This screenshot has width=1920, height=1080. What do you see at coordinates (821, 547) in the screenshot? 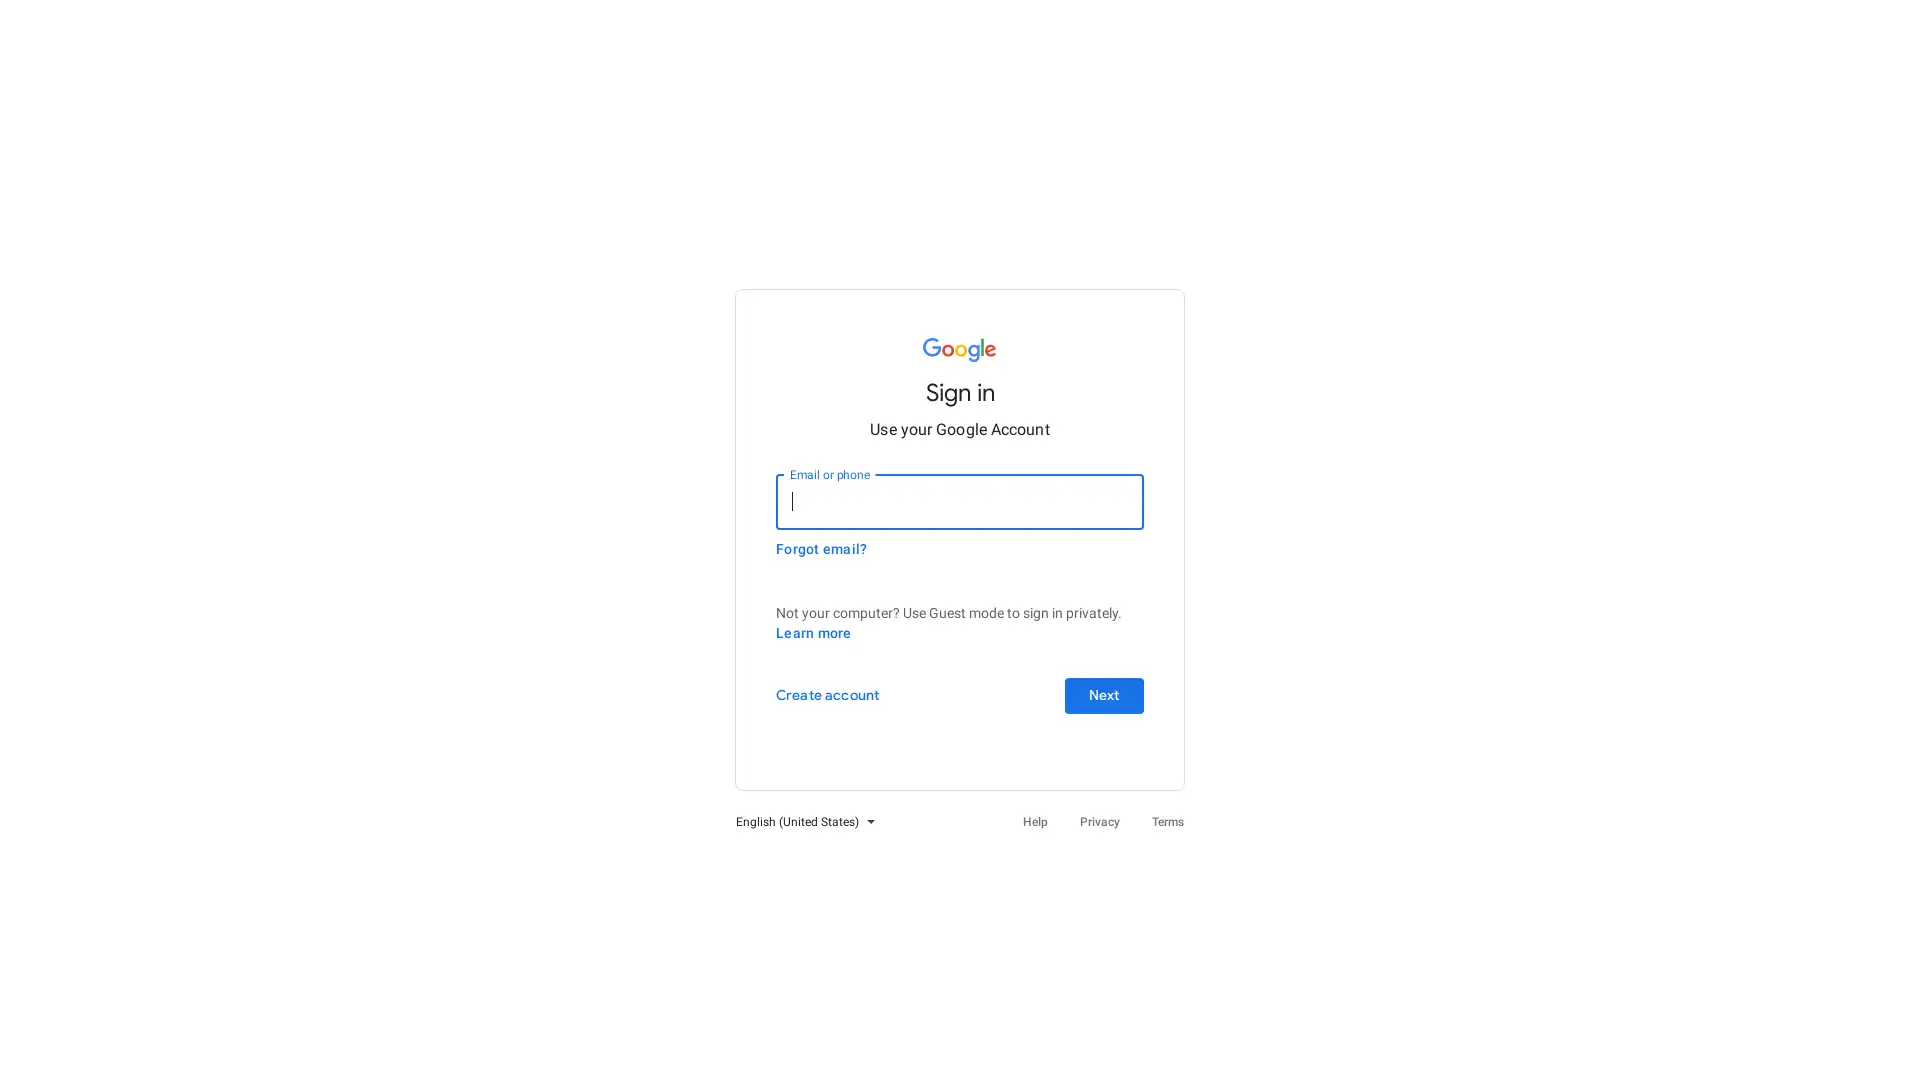
I see `Forgot email?` at bounding box center [821, 547].